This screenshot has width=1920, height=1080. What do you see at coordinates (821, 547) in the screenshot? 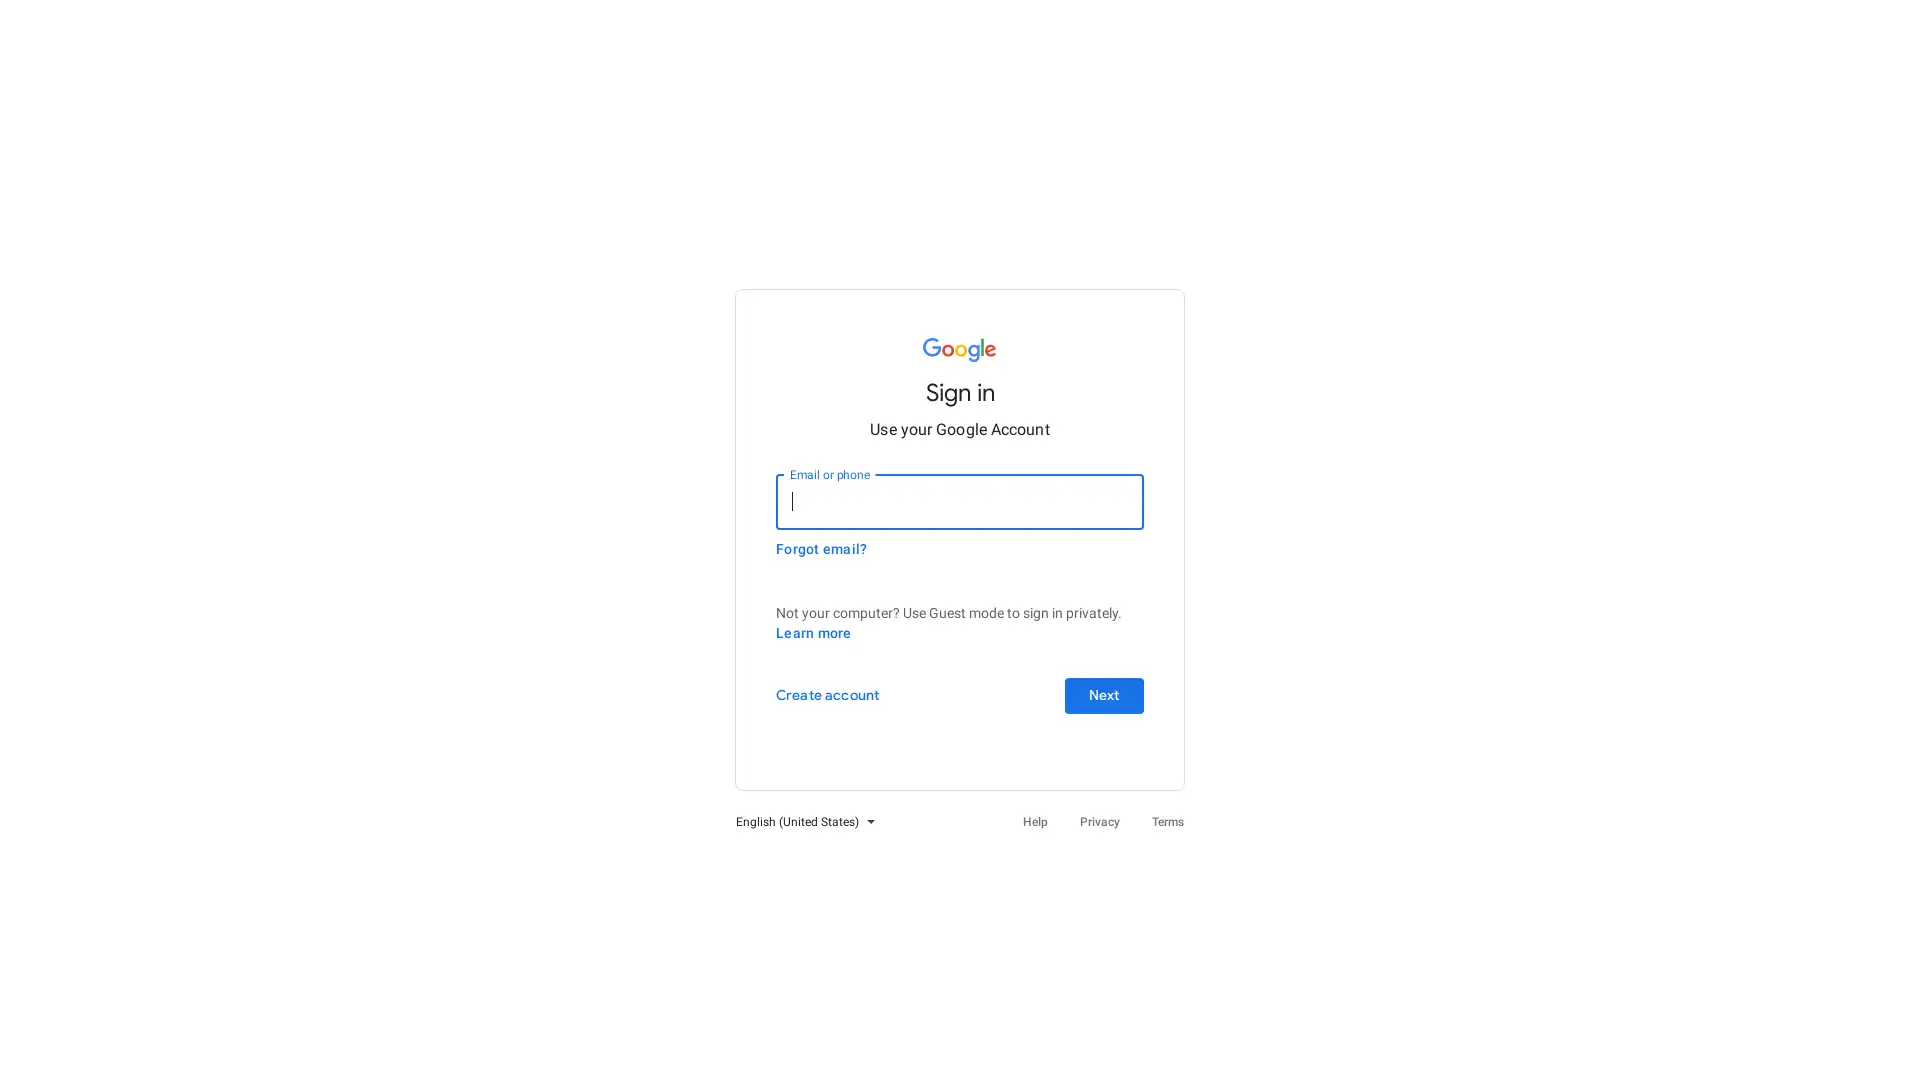
I see `Forgot email?` at bounding box center [821, 547].